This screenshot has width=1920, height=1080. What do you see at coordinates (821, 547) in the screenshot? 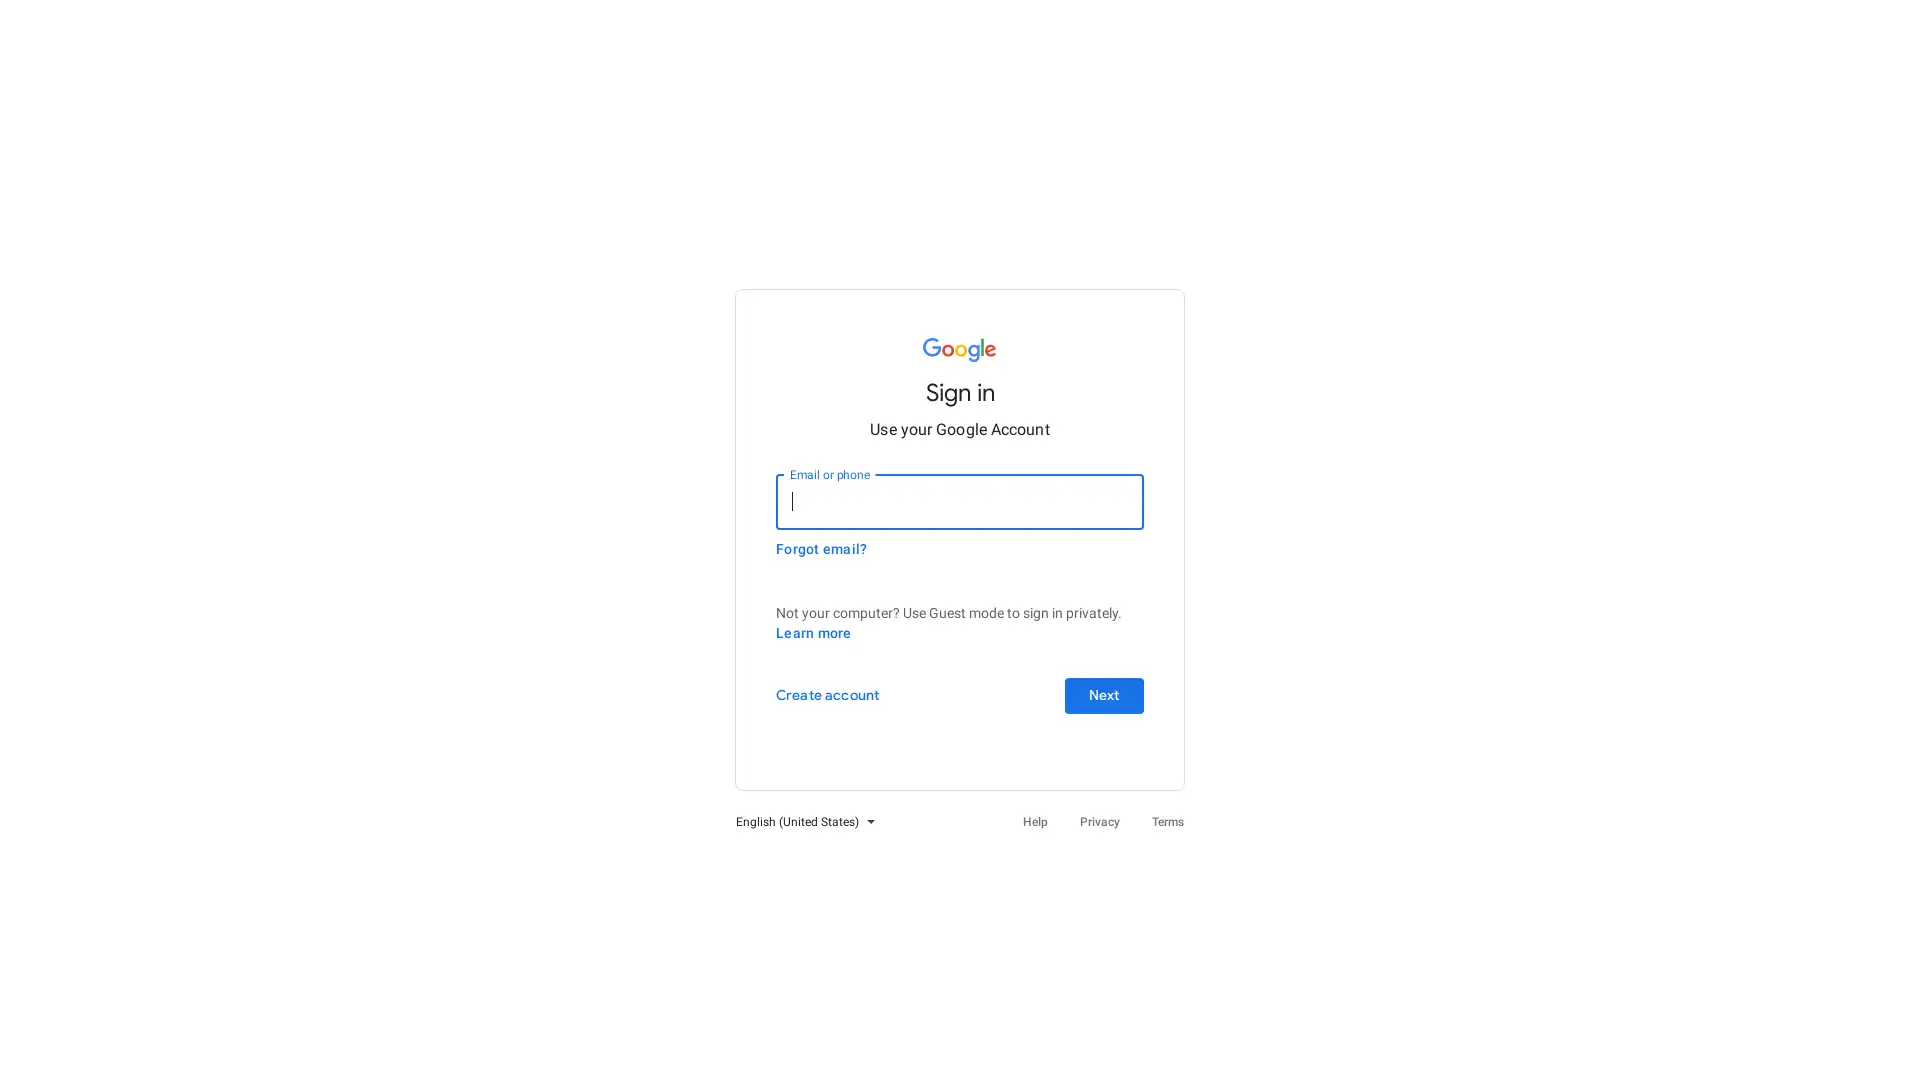
I see `Forgot email?` at bounding box center [821, 547].